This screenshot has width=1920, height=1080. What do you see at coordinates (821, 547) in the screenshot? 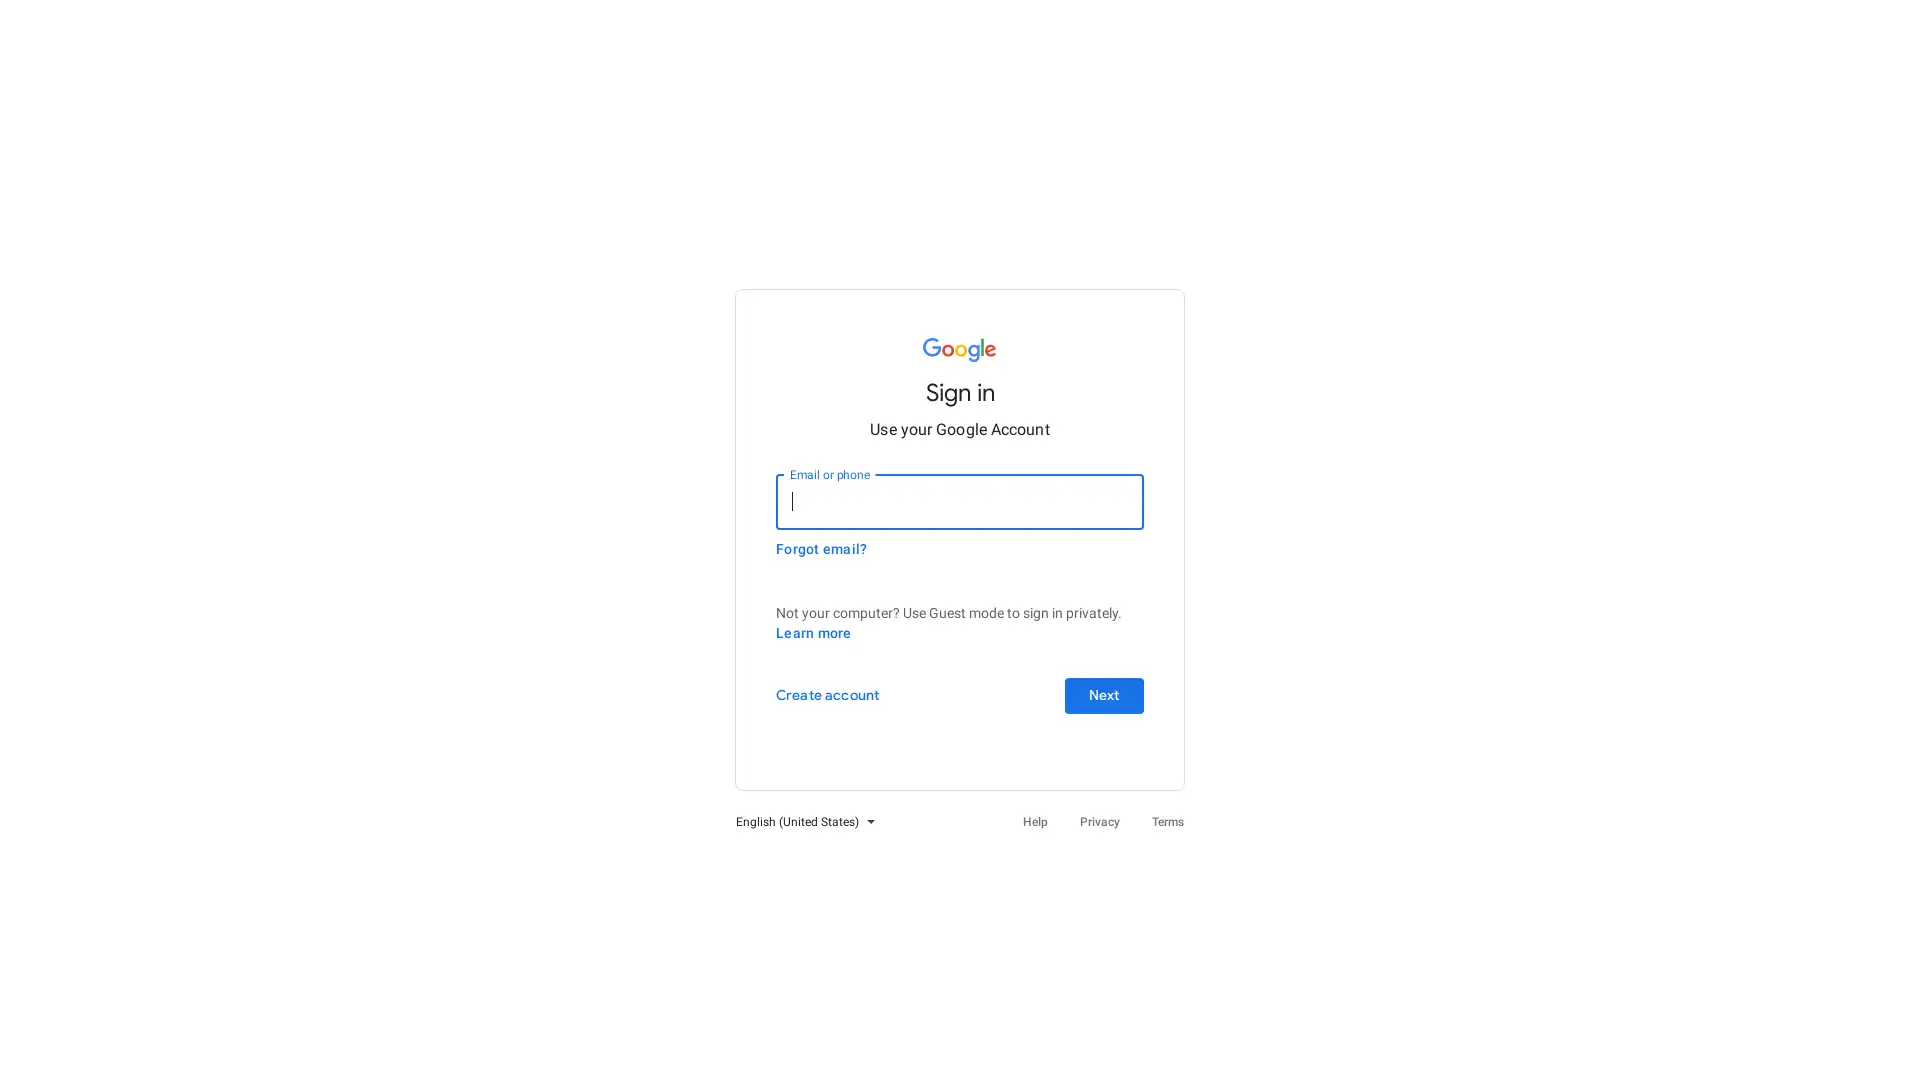
I see `Forgot email?` at bounding box center [821, 547].